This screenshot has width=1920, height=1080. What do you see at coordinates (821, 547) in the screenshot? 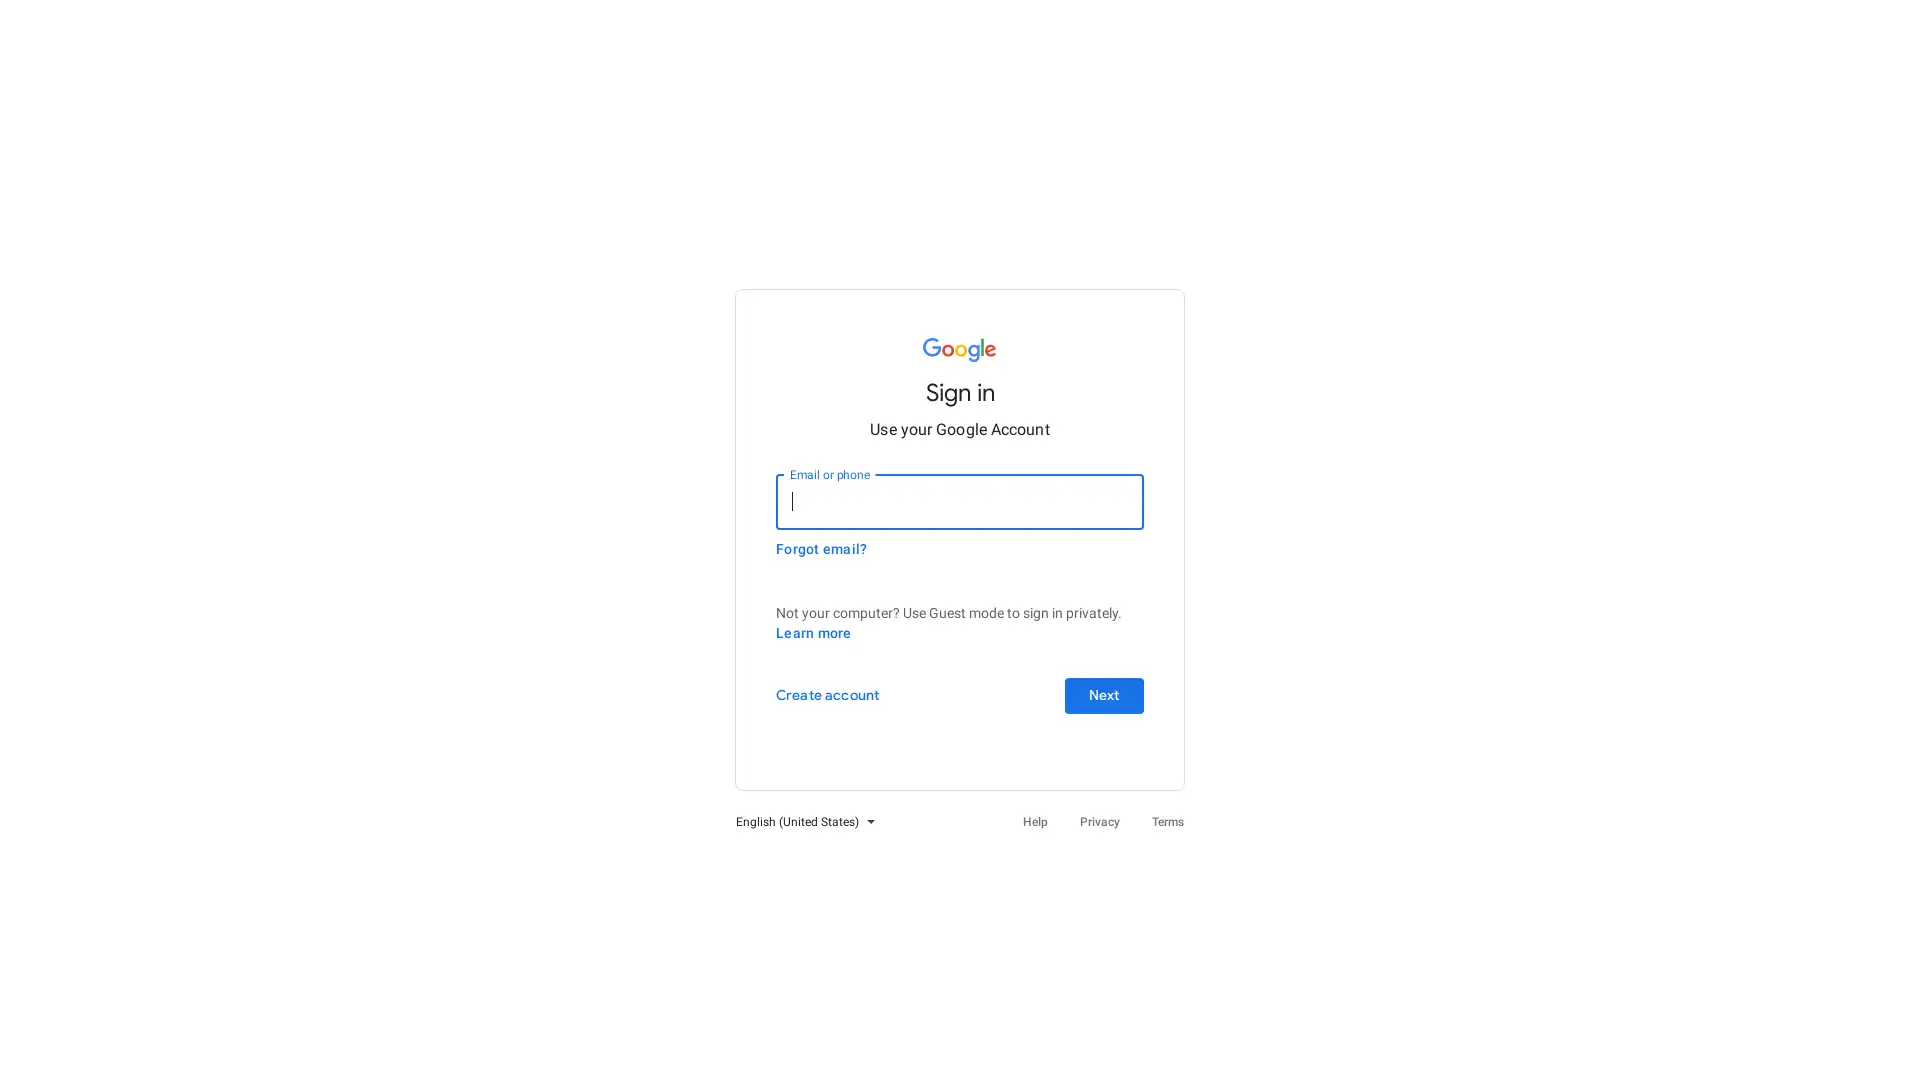
I see `Forgot email?` at bounding box center [821, 547].